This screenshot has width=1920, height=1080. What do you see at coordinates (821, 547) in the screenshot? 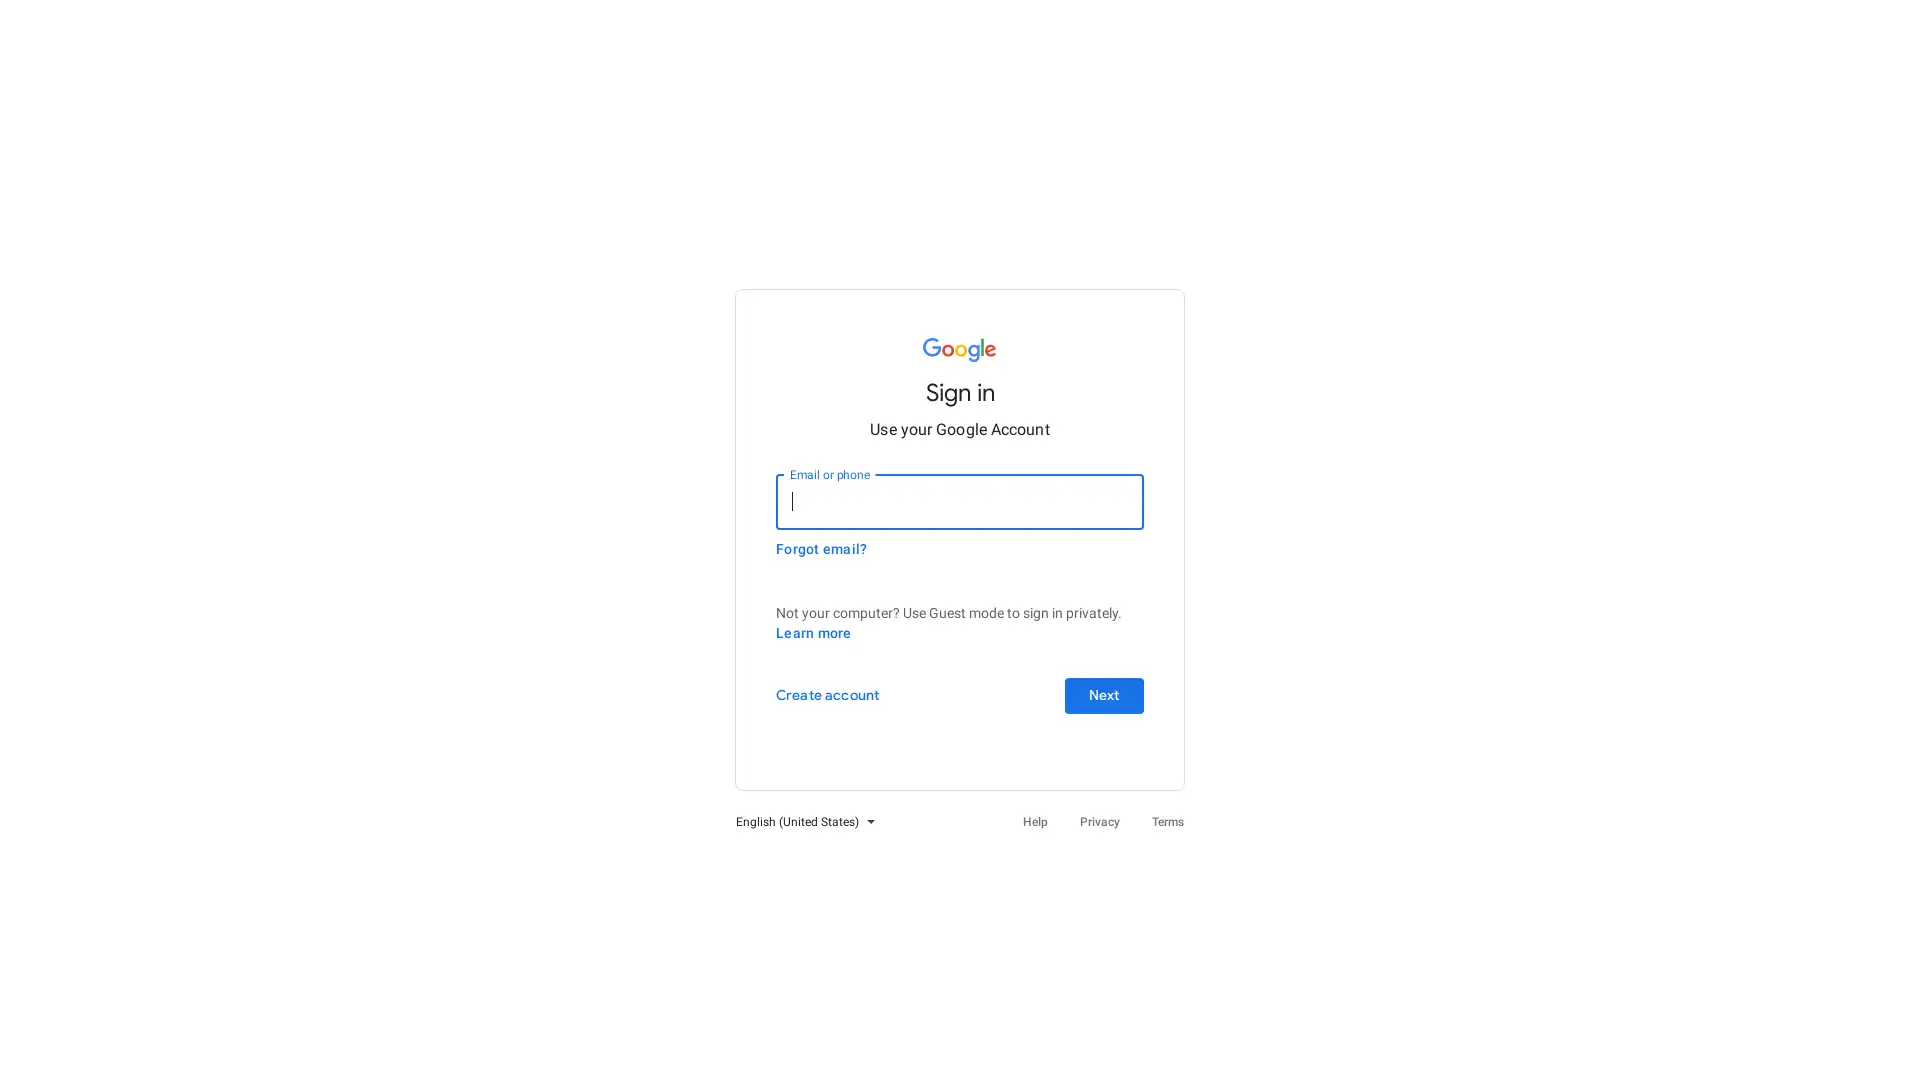
I see `Forgot email?` at bounding box center [821, 547].